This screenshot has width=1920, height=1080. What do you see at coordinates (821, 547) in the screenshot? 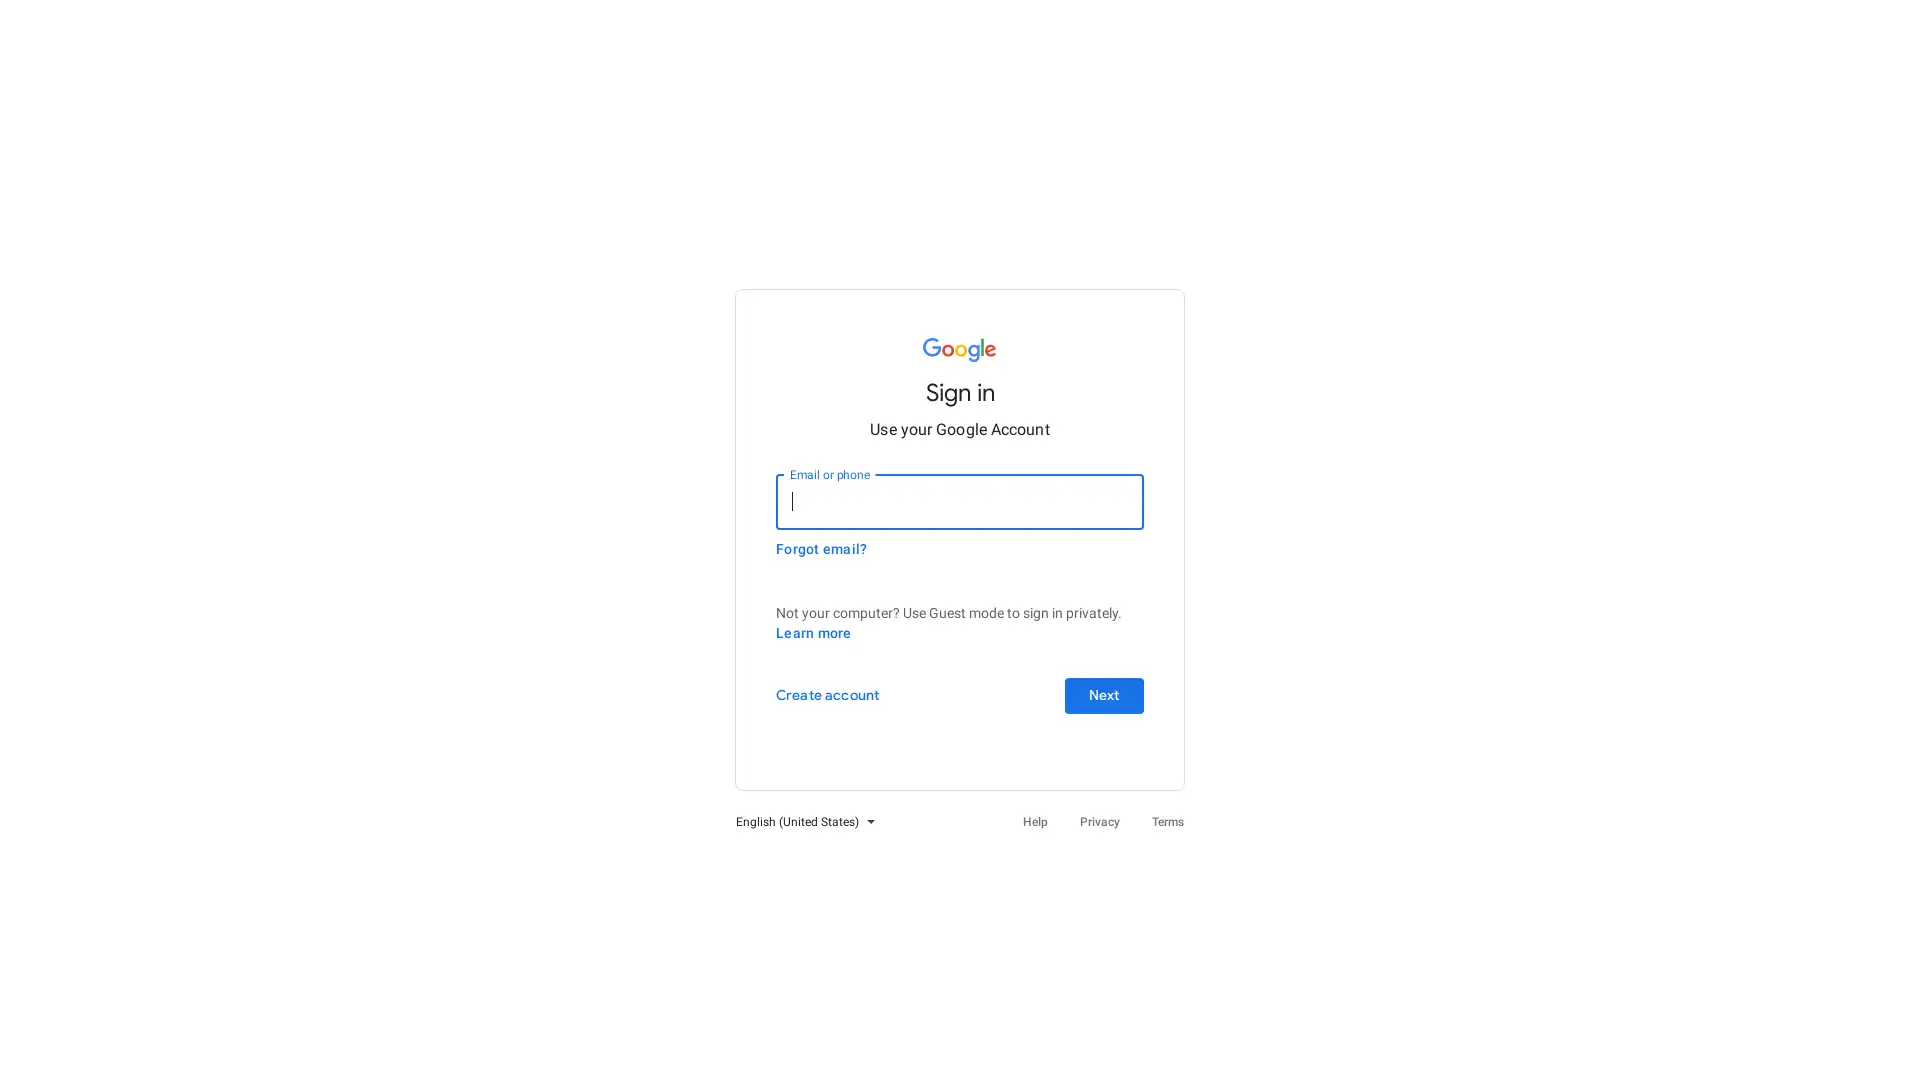
I see `Forgot email?` at bounding box center [821, 547].